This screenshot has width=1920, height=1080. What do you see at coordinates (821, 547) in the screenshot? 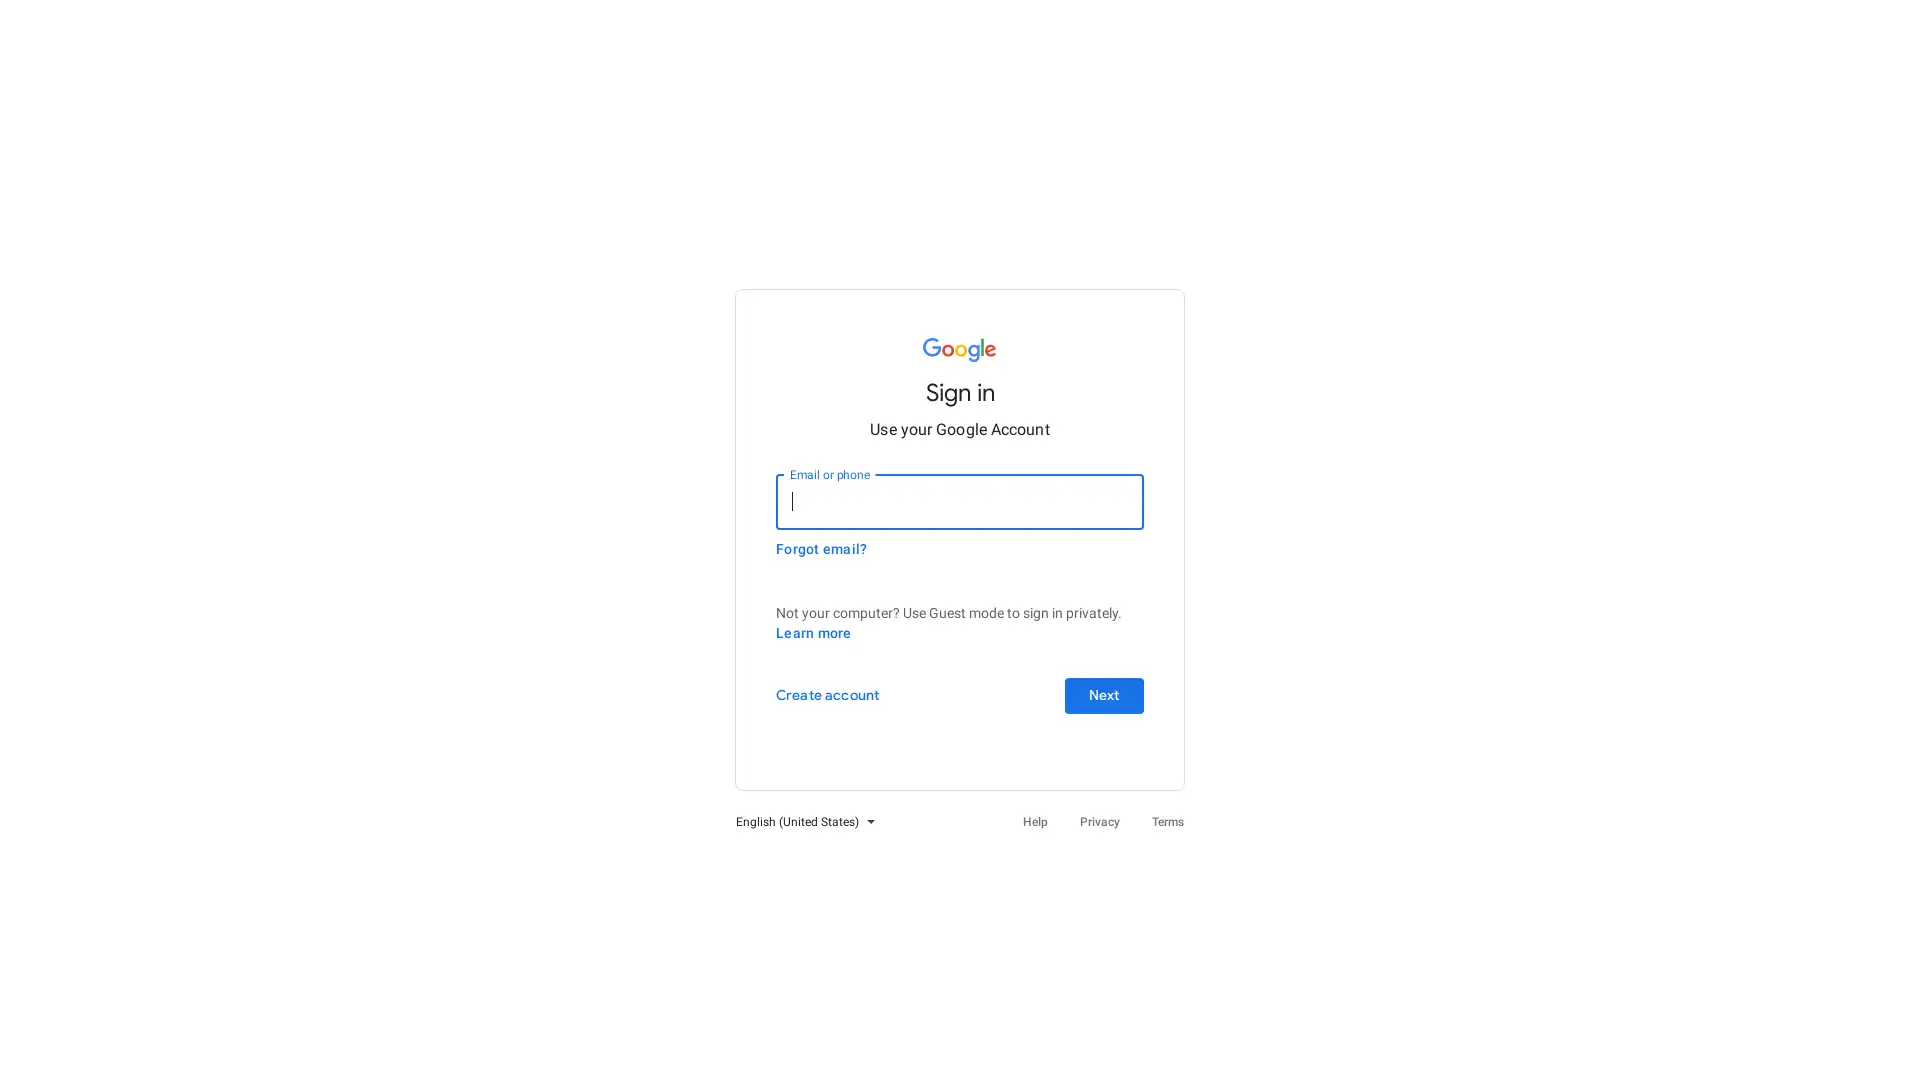
I see `Forgot email?` at bounding box center [821, 547].